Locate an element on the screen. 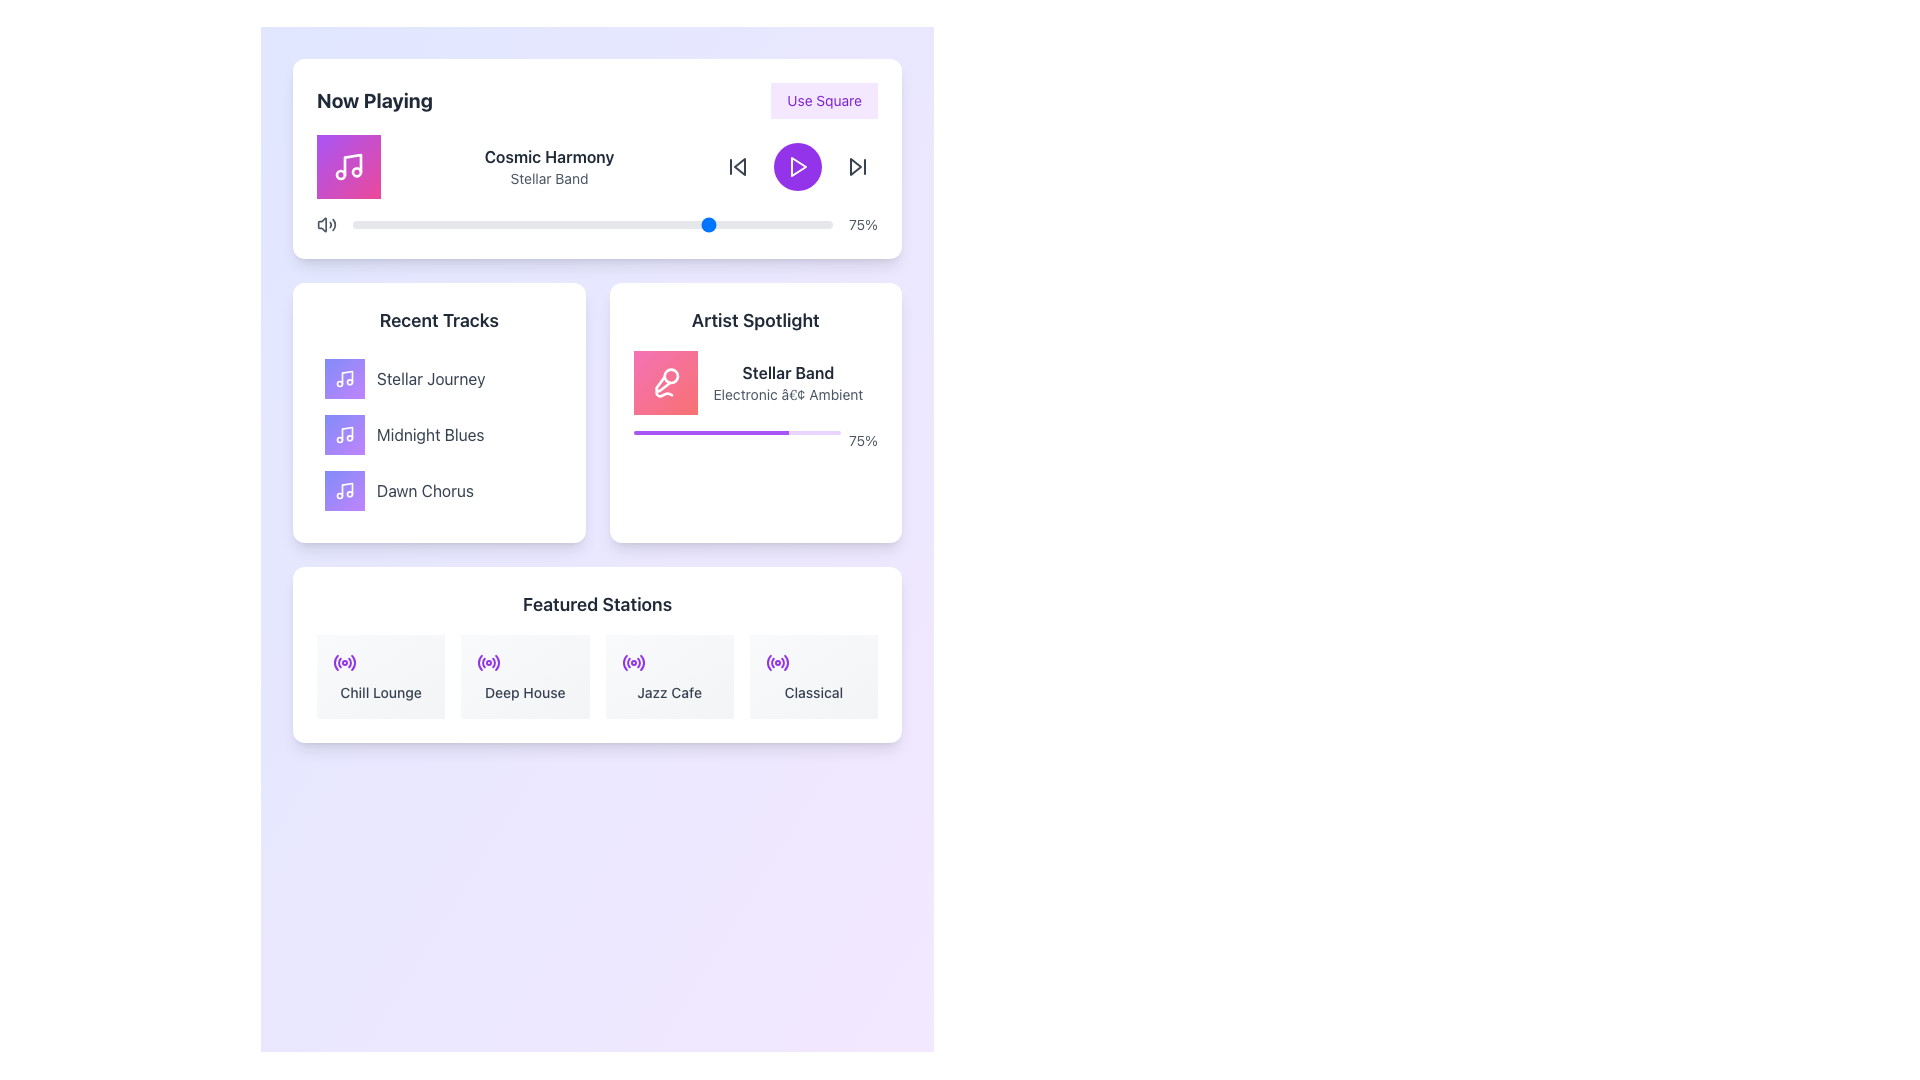 The height and width of the screenshot is (1080, 1920). progress is located at coordinates (775, 431).